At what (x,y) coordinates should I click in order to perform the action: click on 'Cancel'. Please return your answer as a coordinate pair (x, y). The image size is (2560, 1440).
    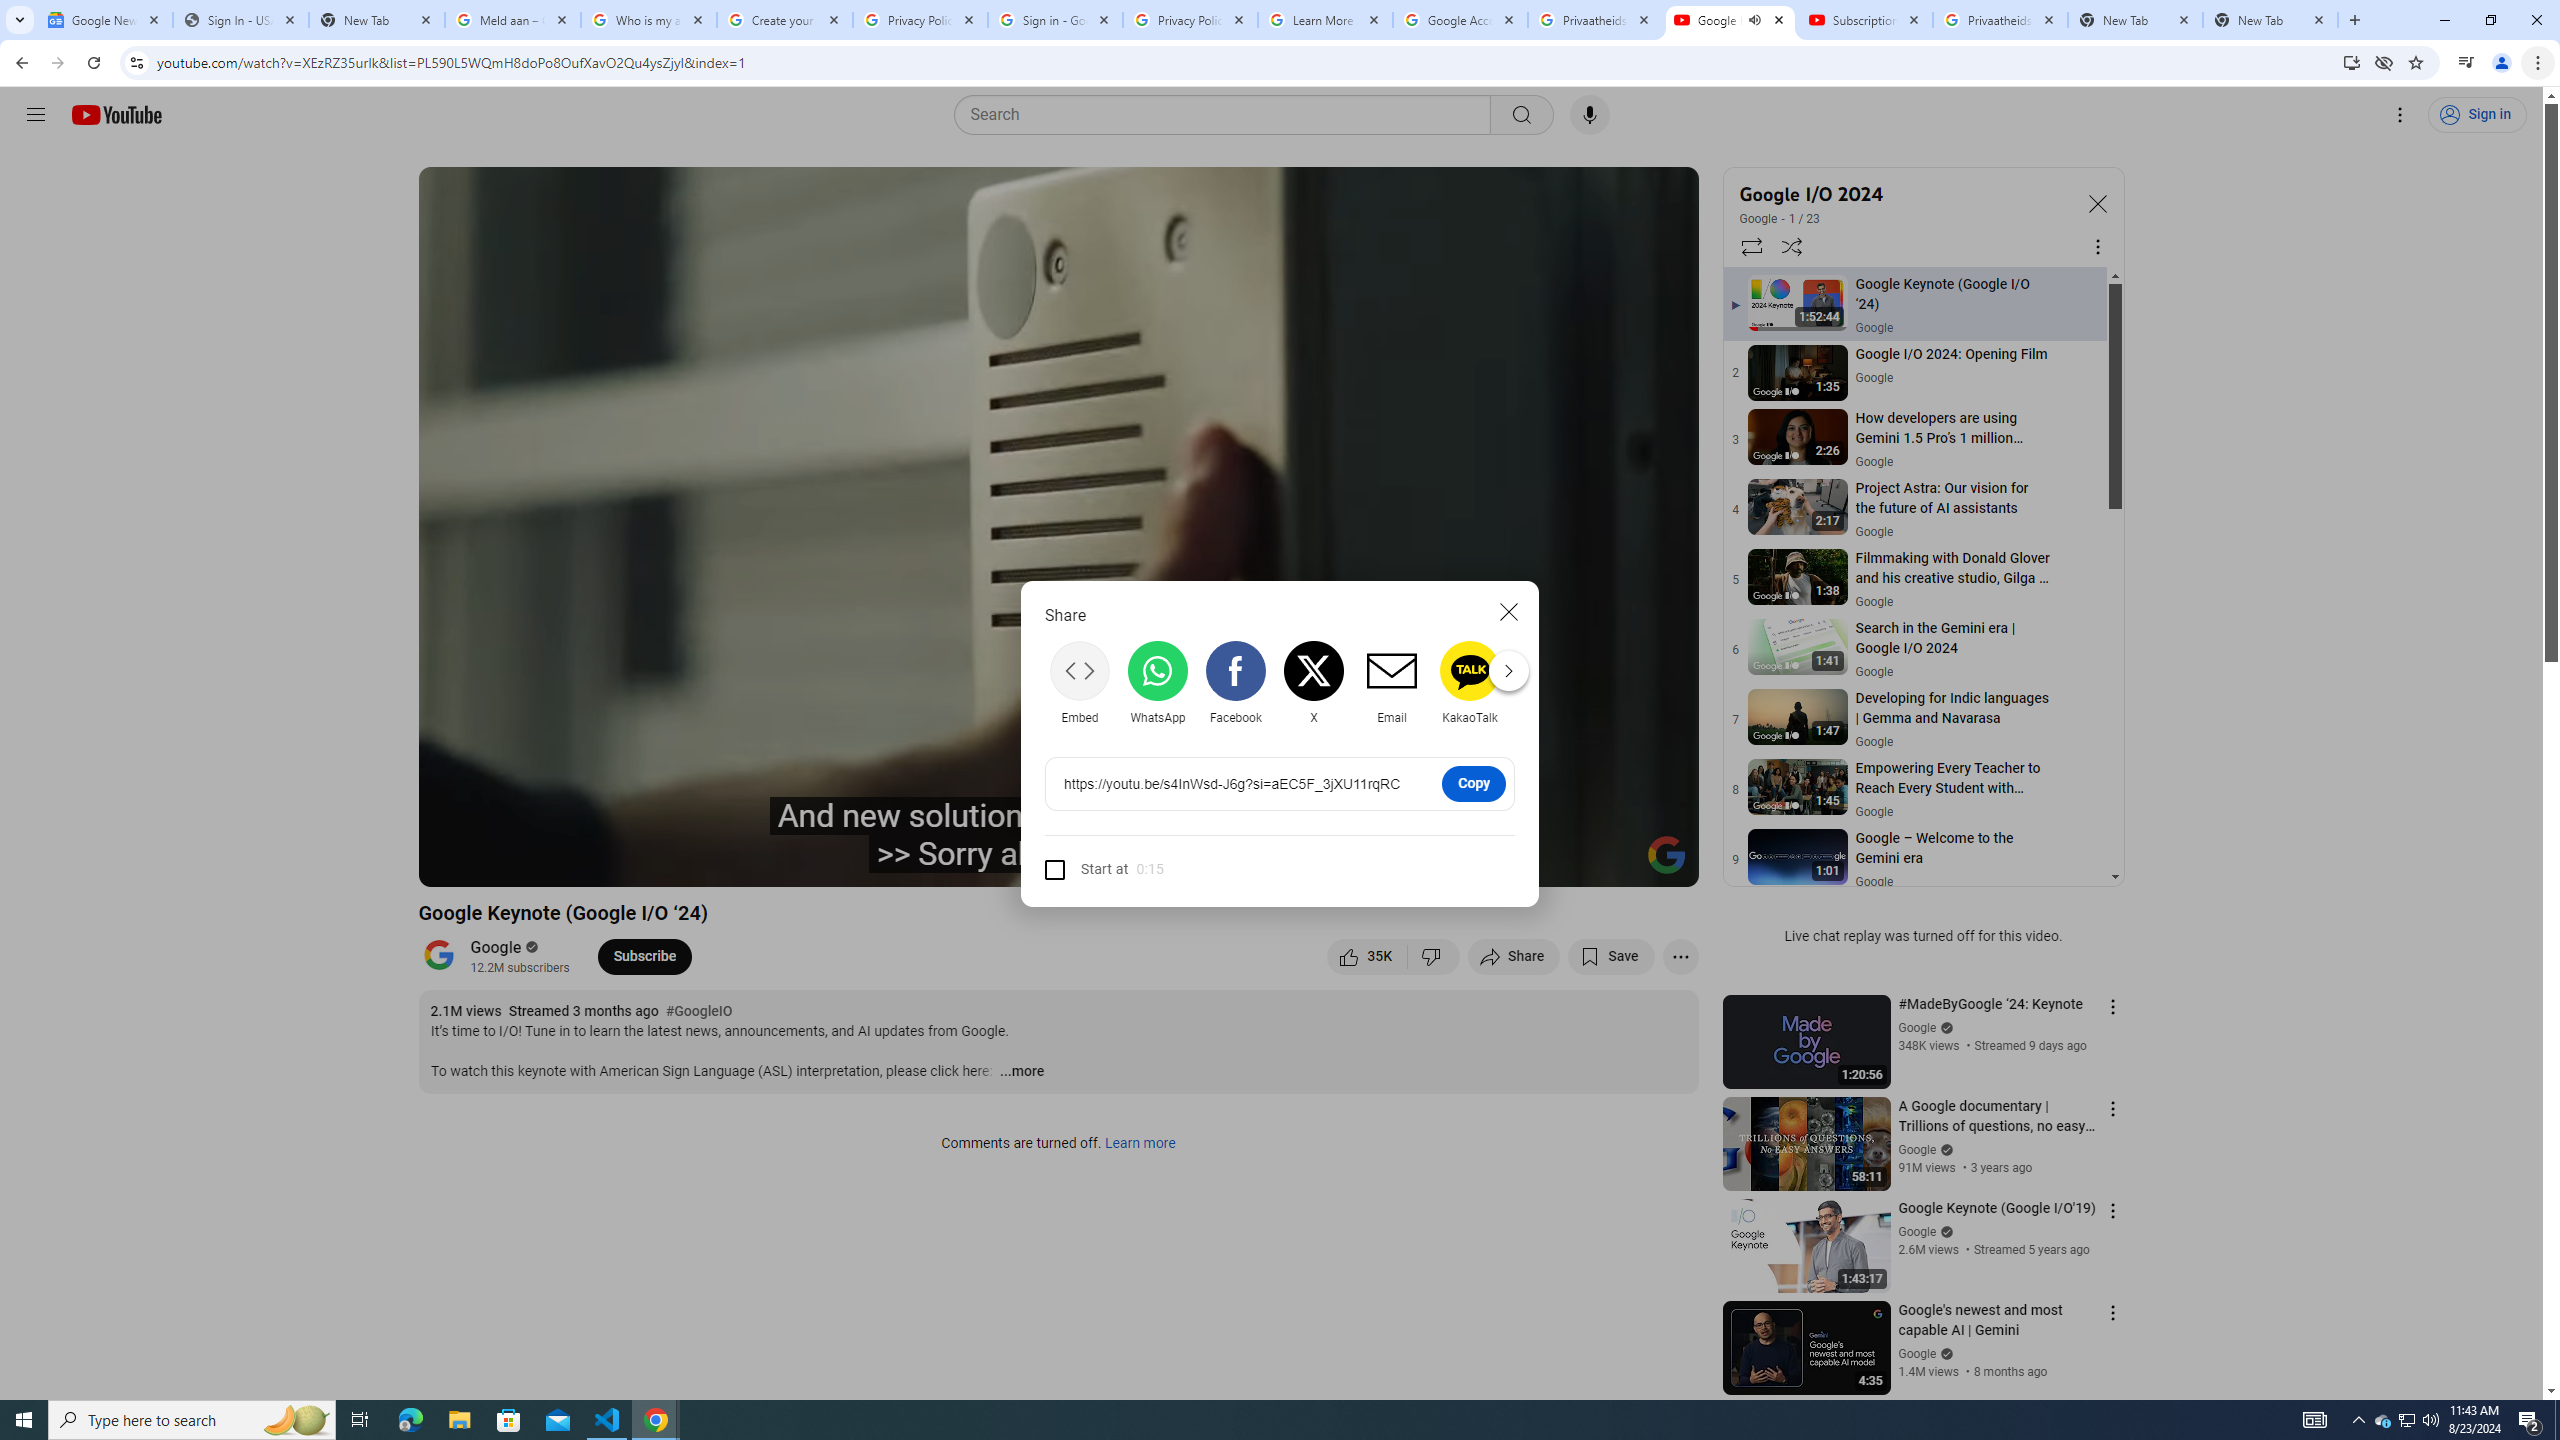
    Looking at the image, I should click on (1508, 610).